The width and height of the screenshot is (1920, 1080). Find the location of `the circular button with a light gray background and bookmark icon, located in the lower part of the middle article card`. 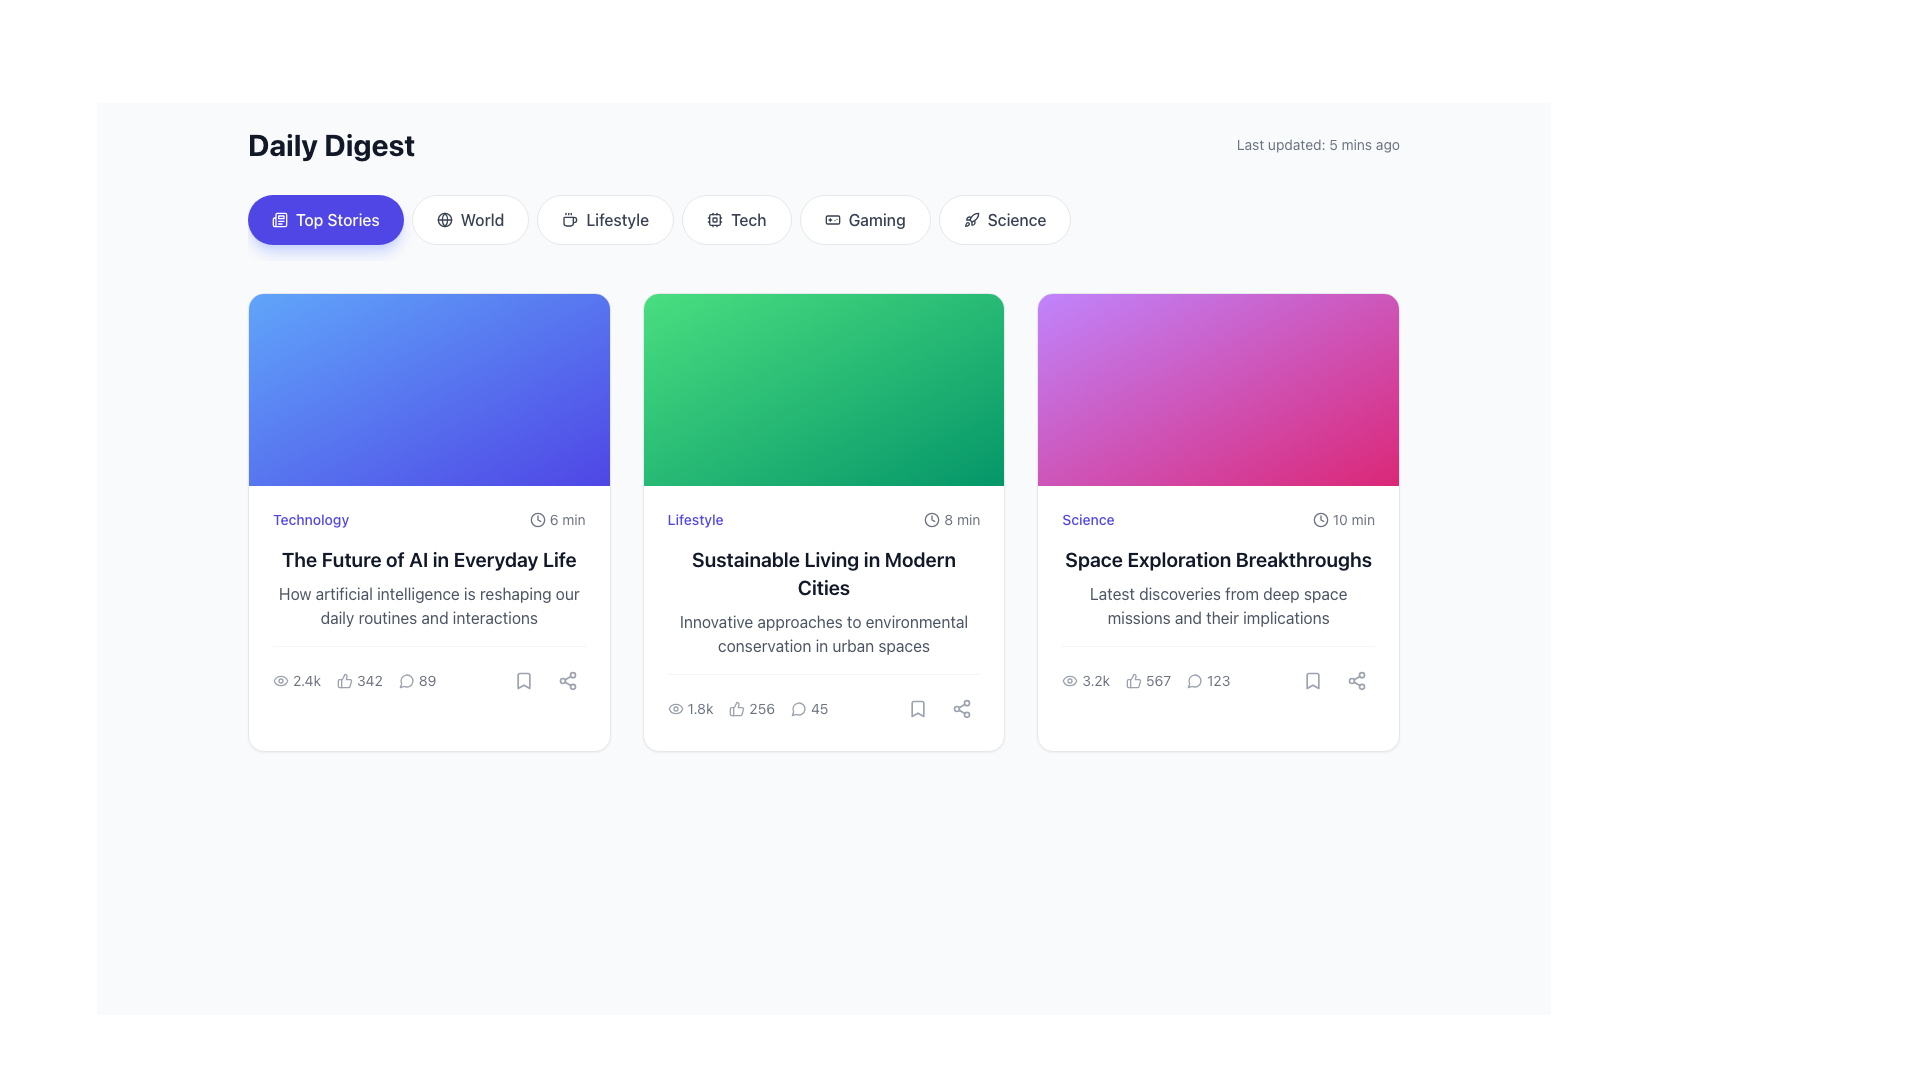

the circular button with a light gray background and bookmark icon, located in the lower part of the middle article card is located at coordinates (917, 708).